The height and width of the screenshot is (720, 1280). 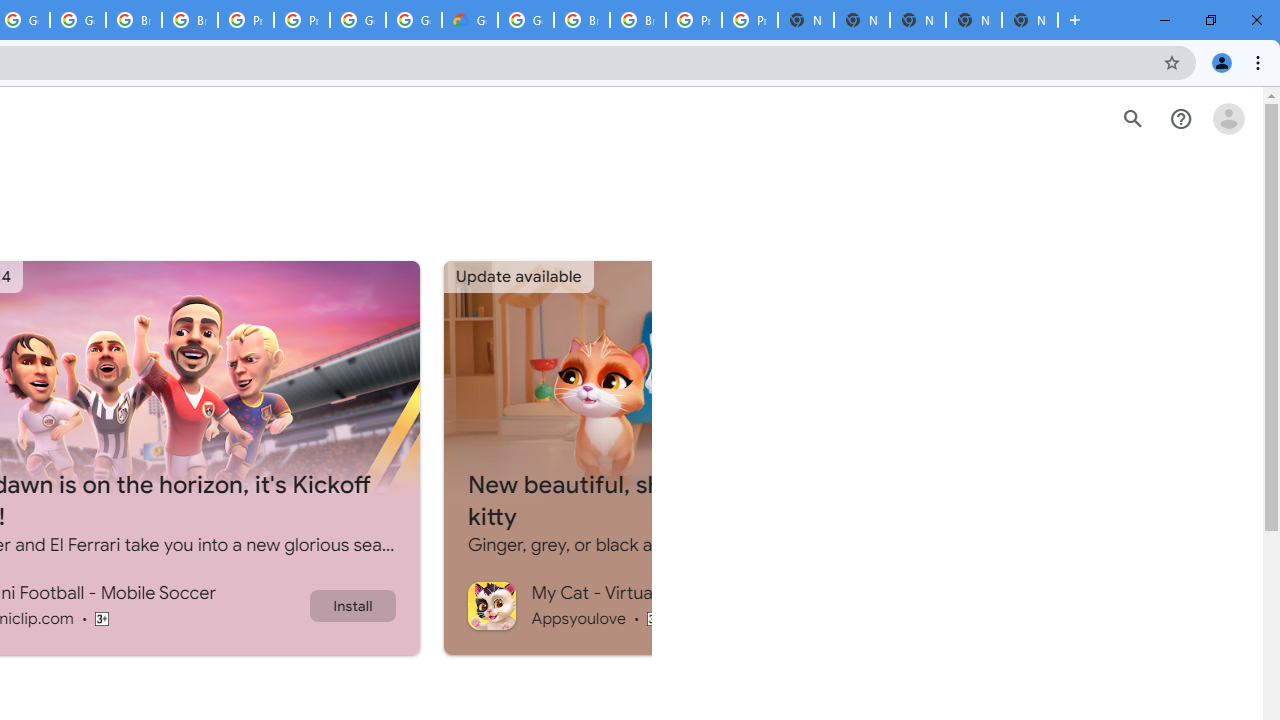 I want to click on 'Browse Chrome as a guest - Computer - Google Chrome Help', so click(x=581, y=20).